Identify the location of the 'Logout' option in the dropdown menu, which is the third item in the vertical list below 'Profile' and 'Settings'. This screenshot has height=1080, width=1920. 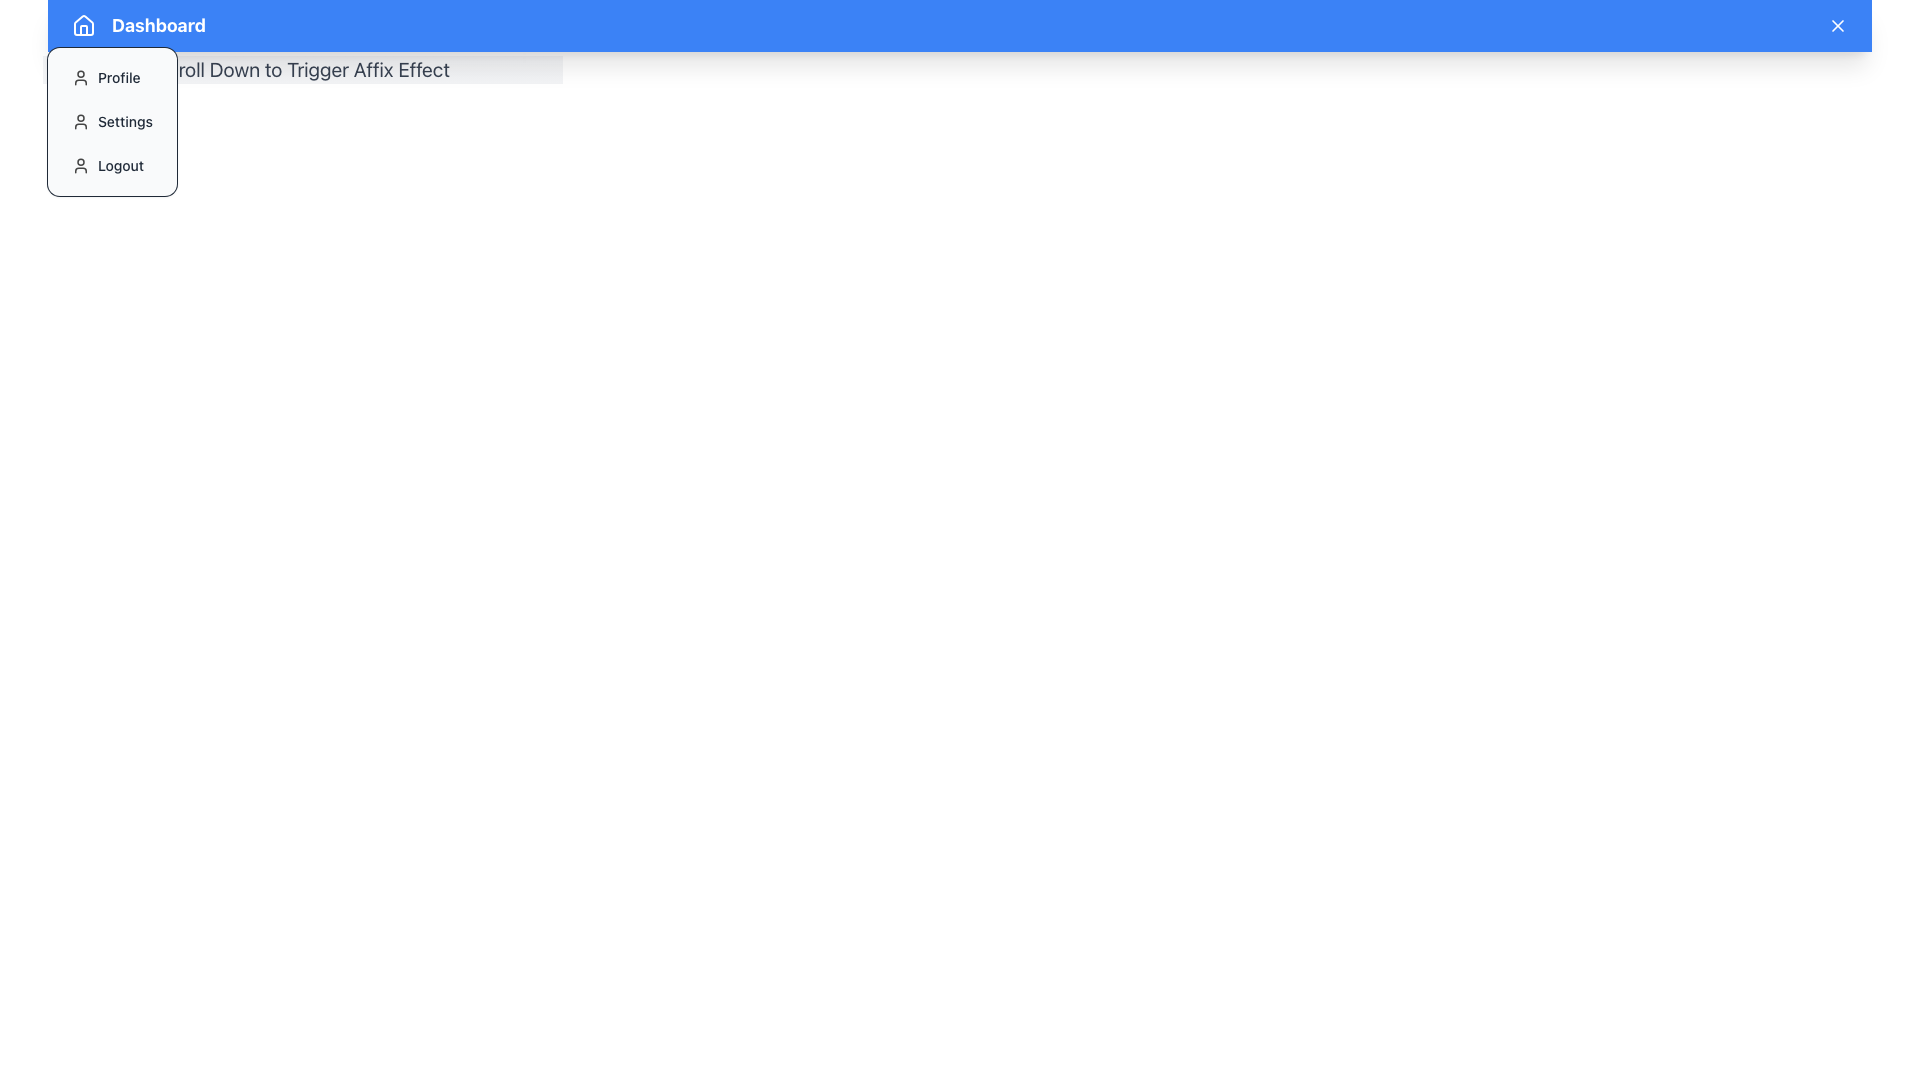
(111, 164).